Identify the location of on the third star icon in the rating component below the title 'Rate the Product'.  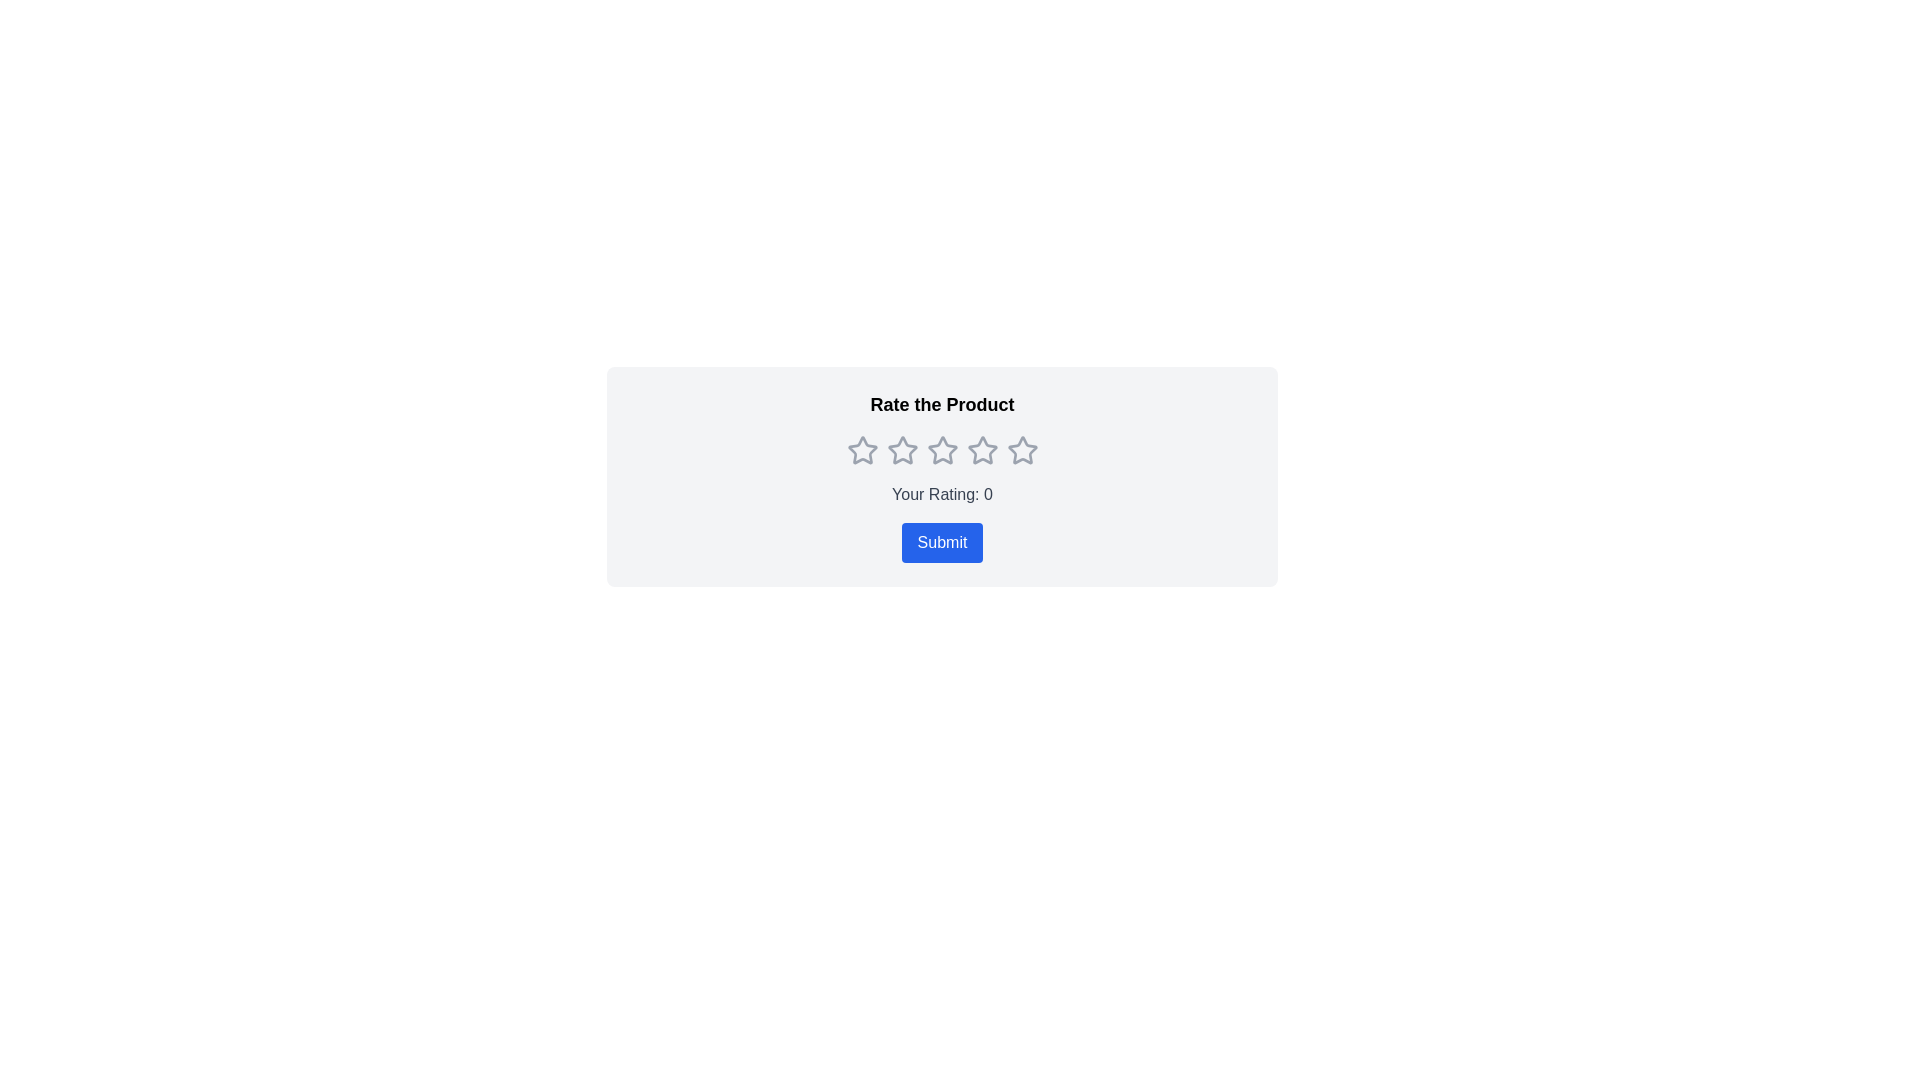
(982, 450).